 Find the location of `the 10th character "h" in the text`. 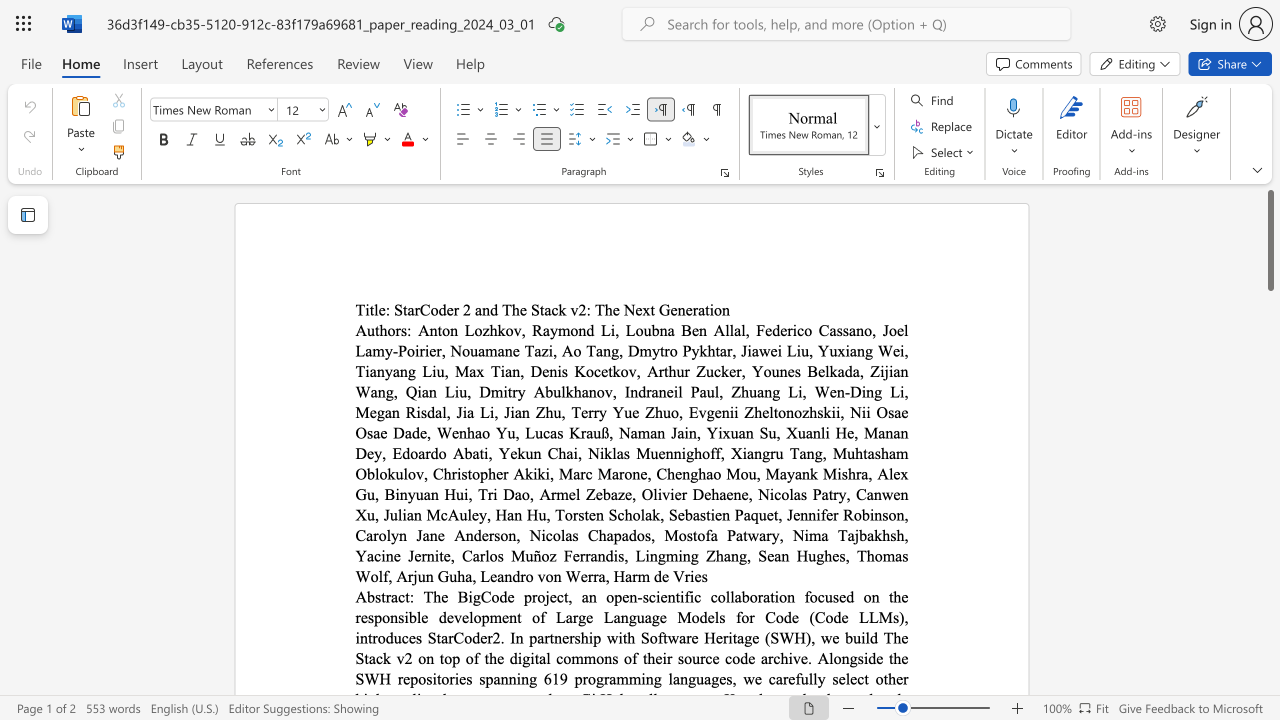

the 10th character "h" in the text is located at coordinates (470, 432).